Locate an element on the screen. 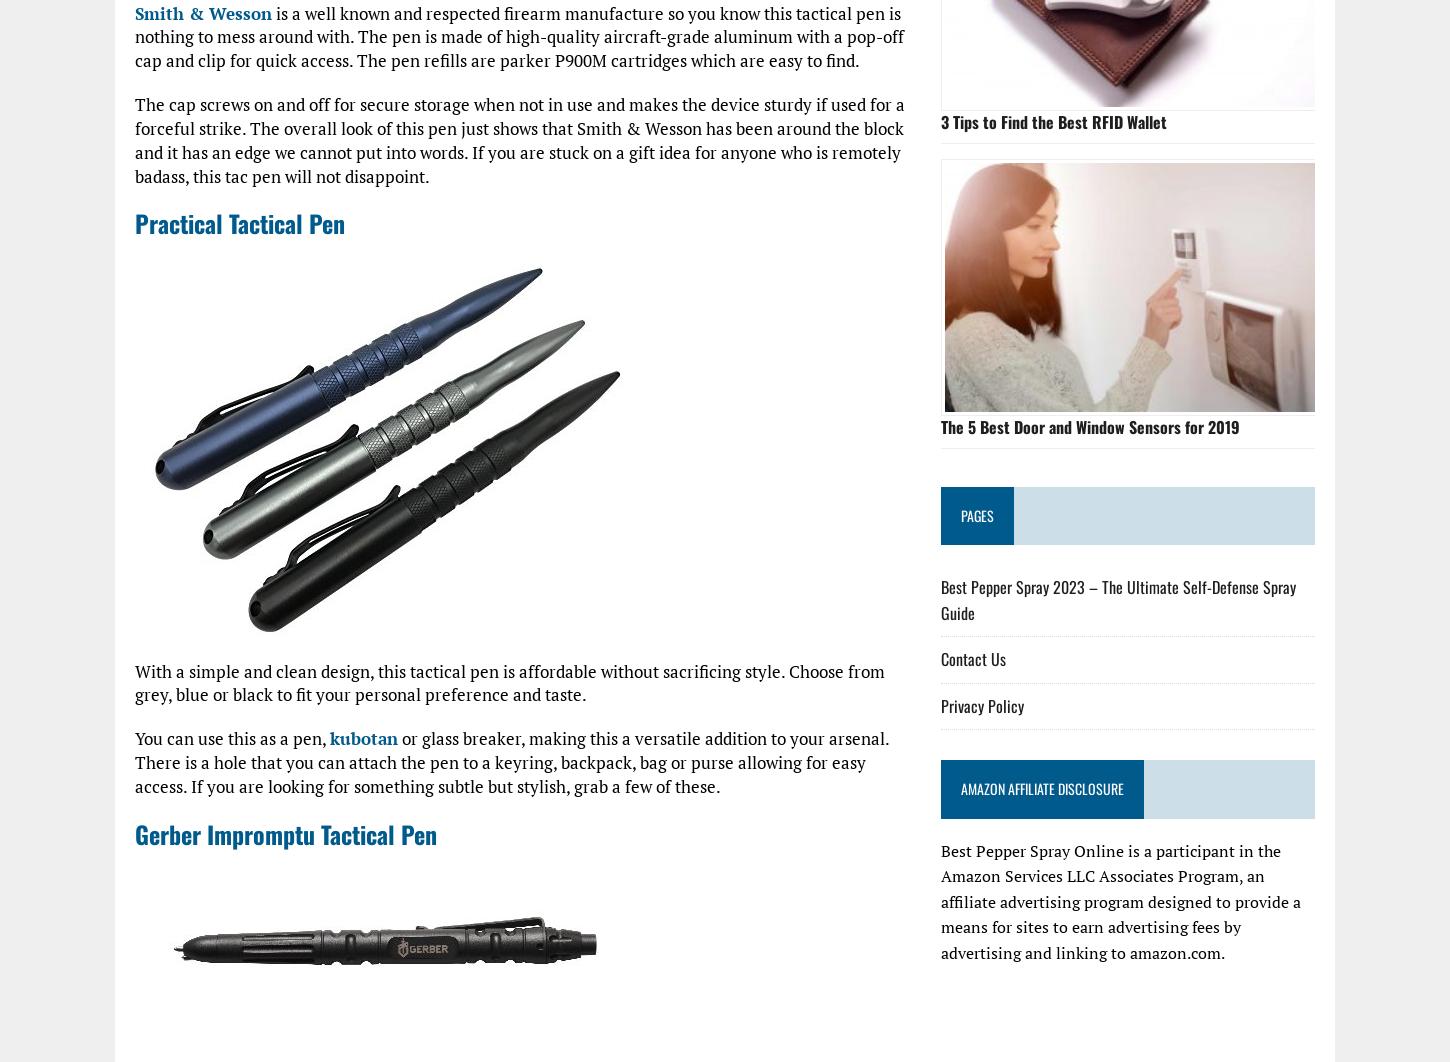 The width and height of the screenshot is (1450, 1062). '3 Tips to Find the Best RFID Wallet' is located at coordinates (1054, 120).